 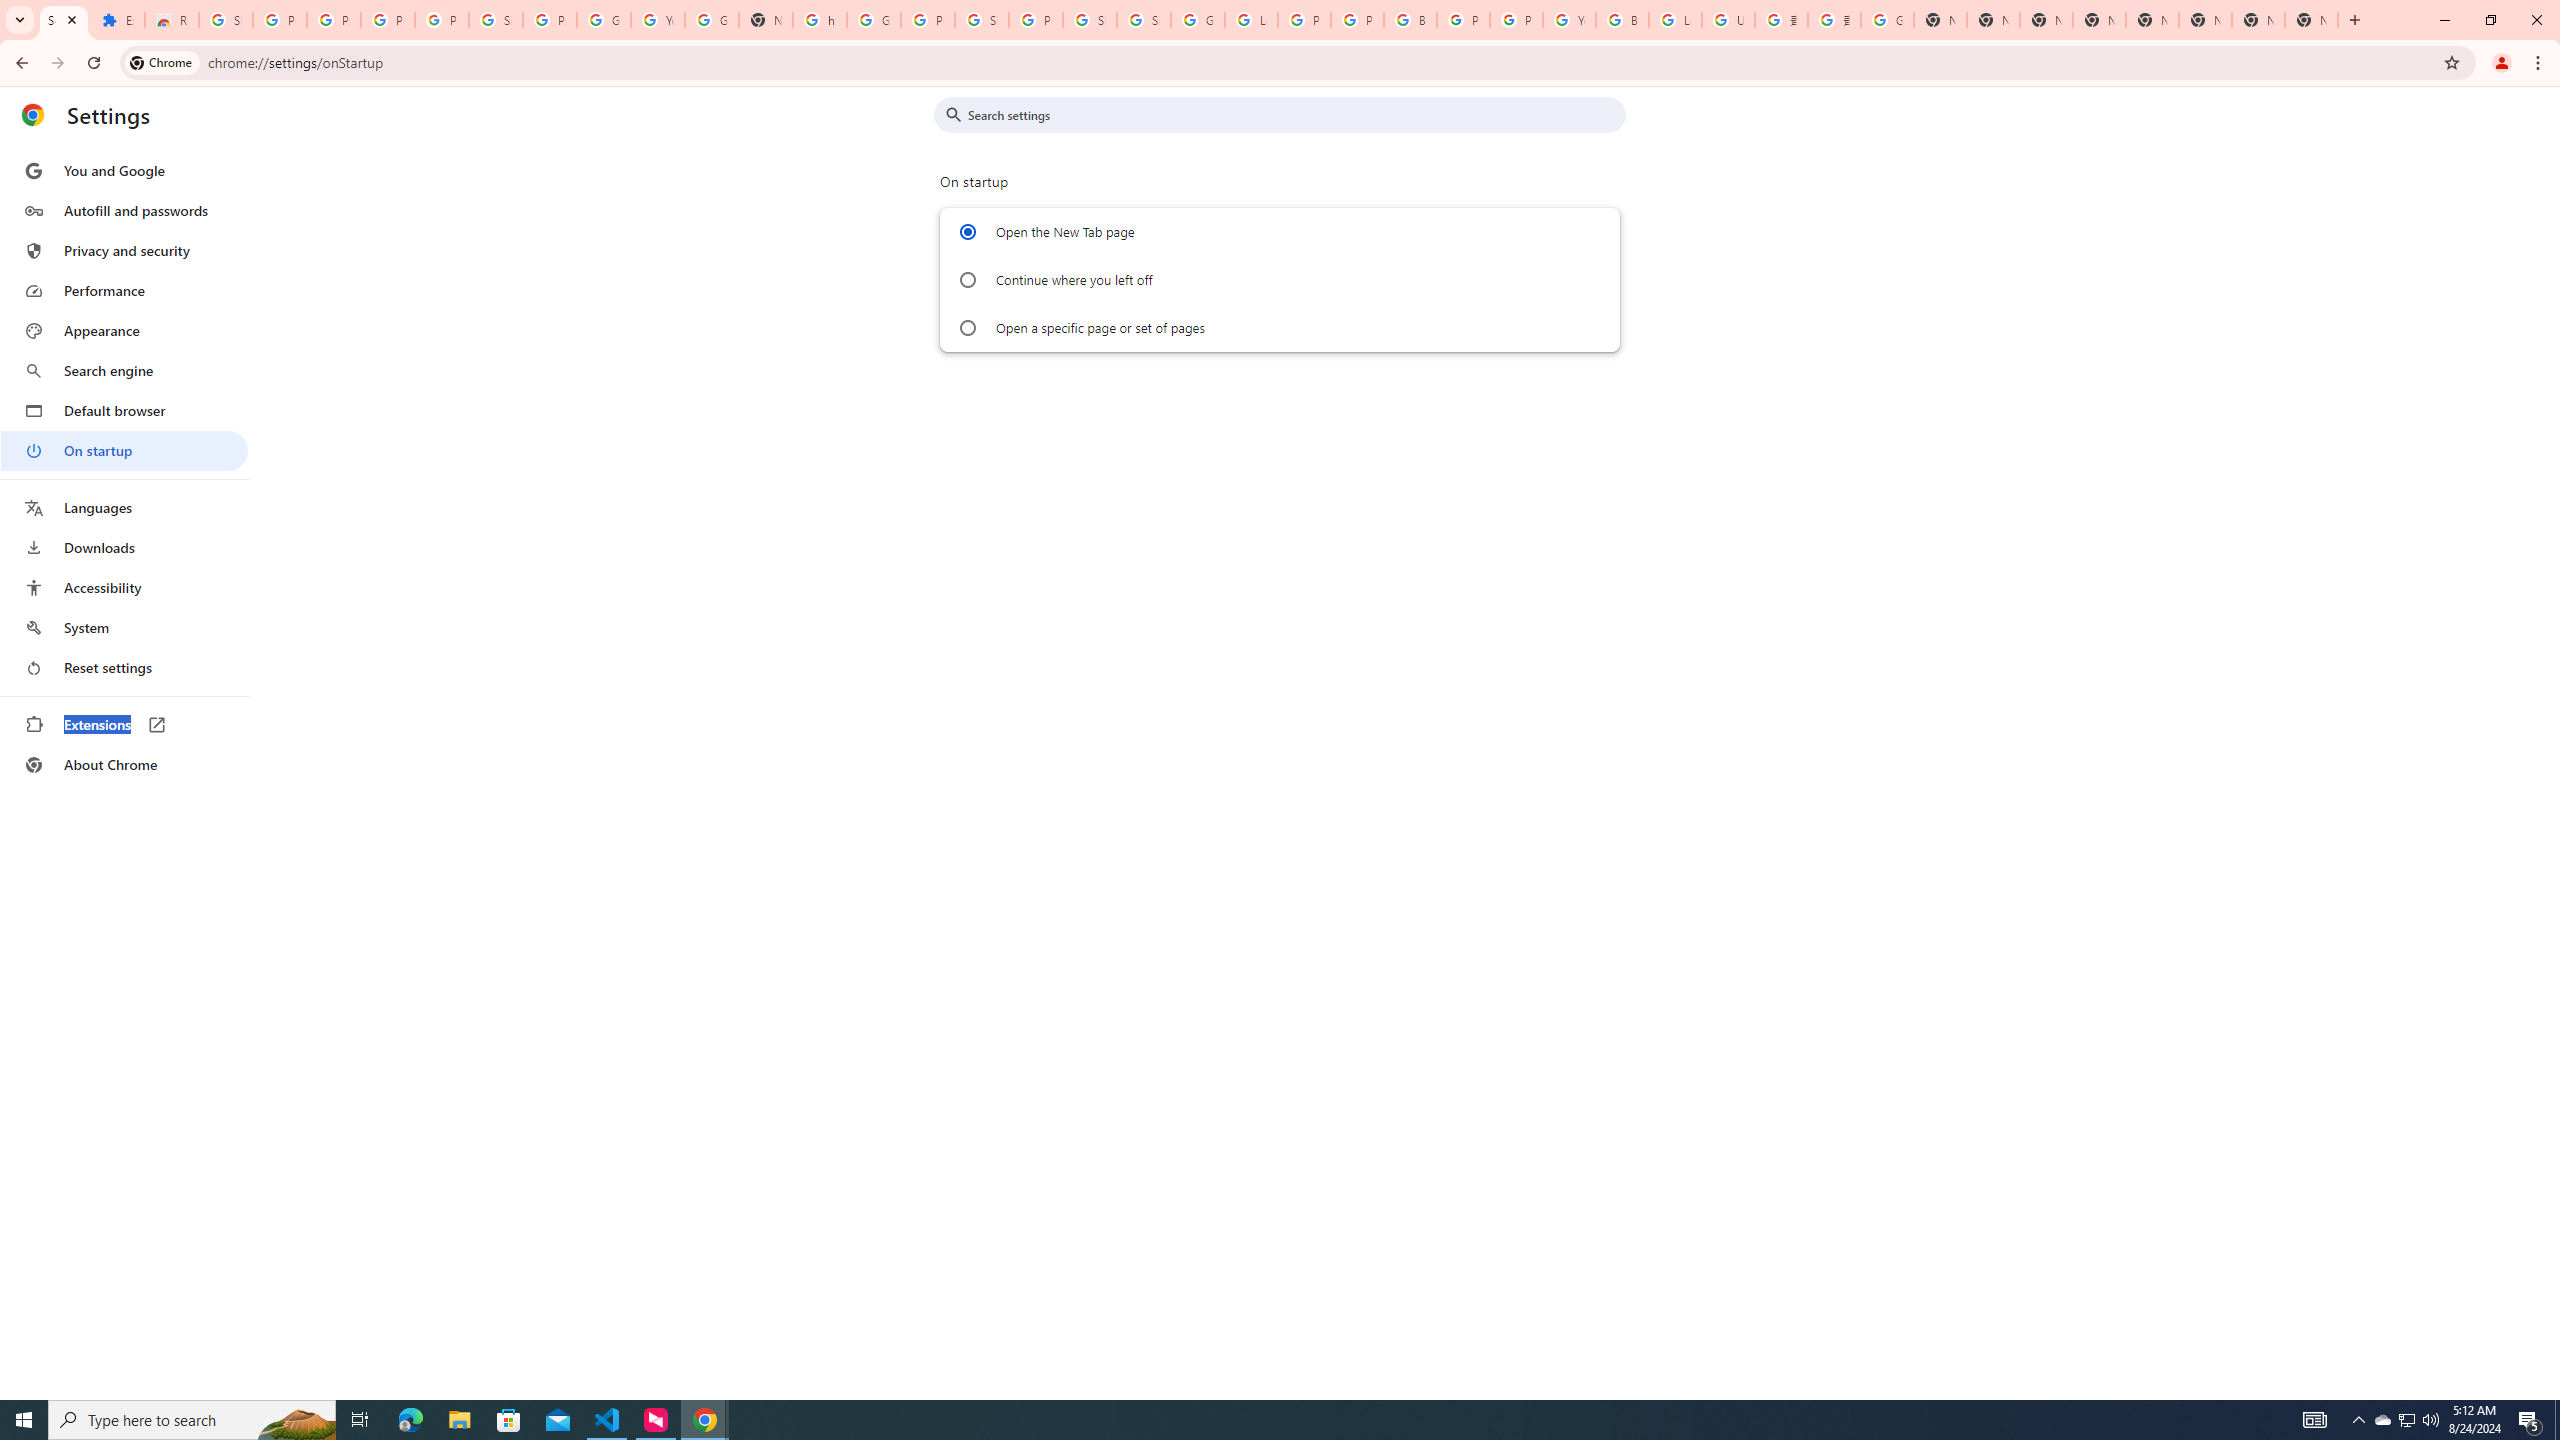 I want to click on 'Continue where you left off', so click(x=966, y=279).